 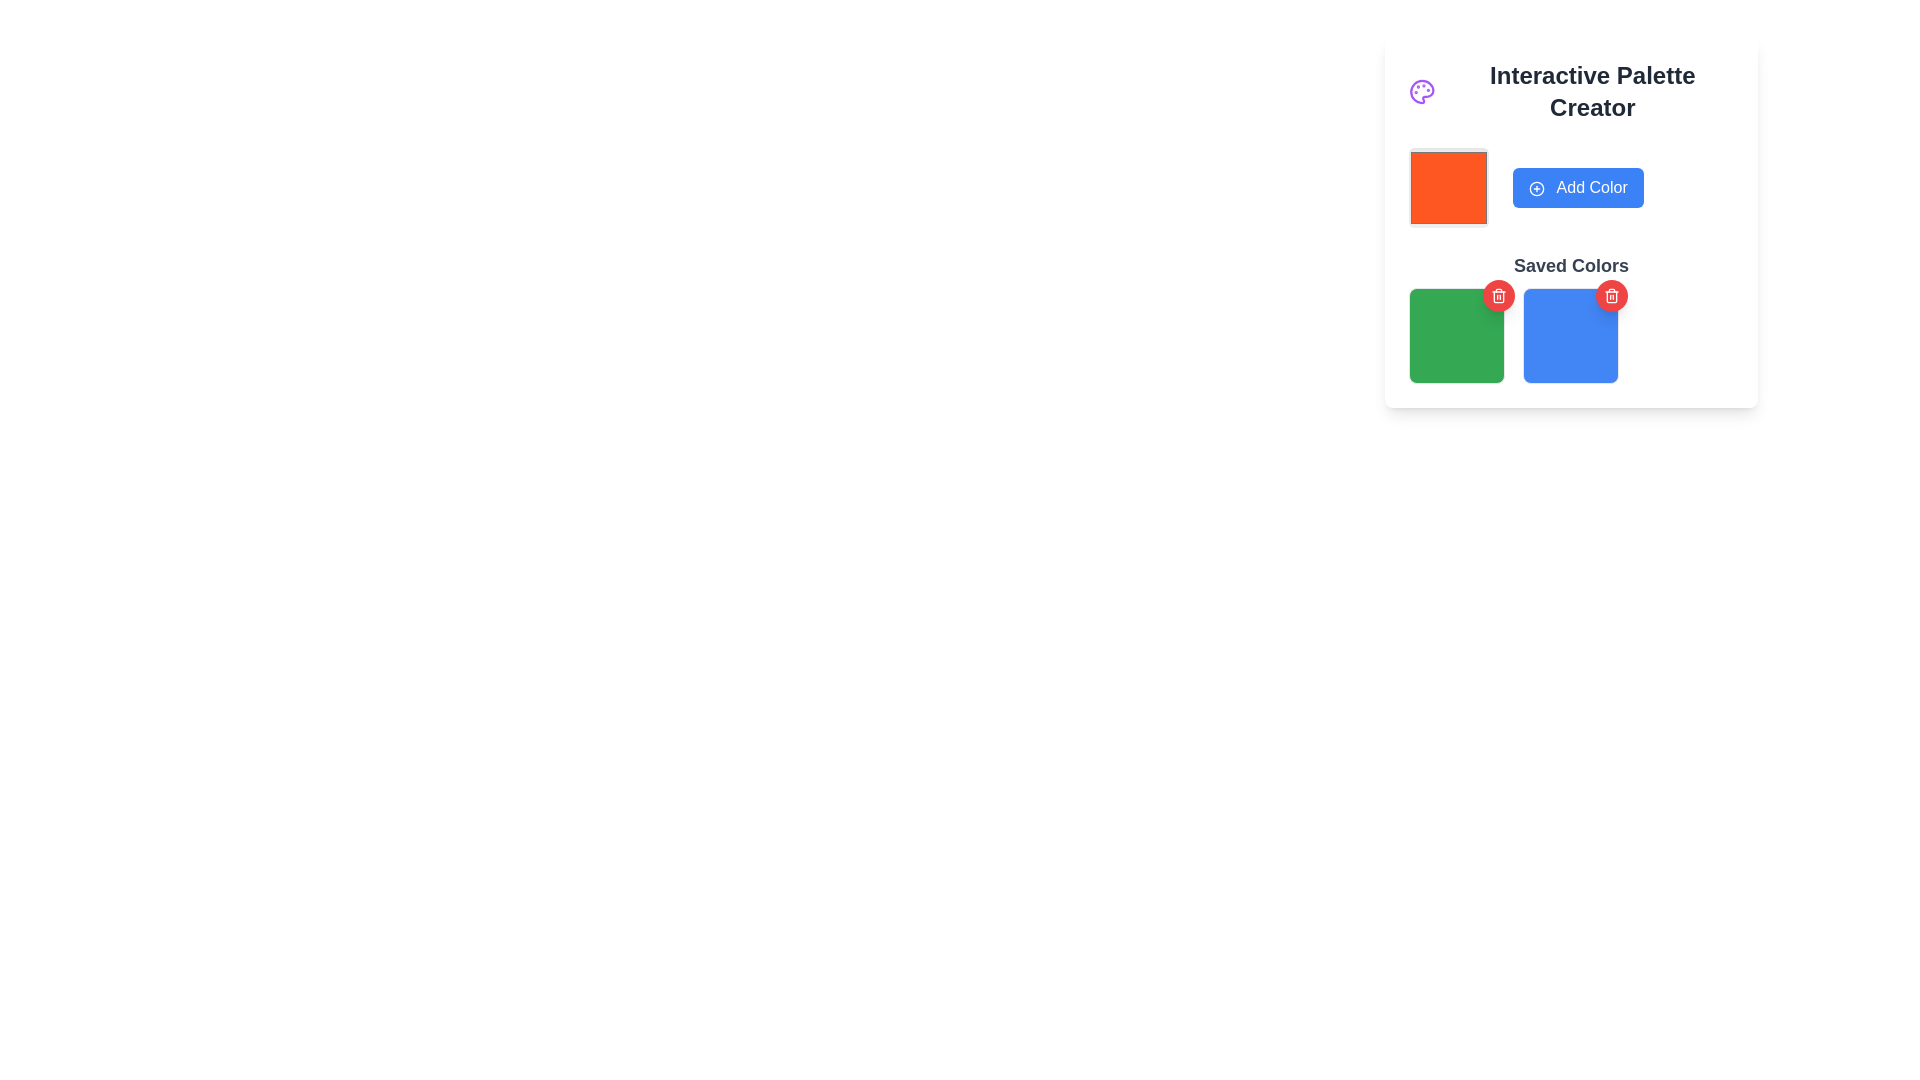 What do you see at coordinates (1570, 316) in the screenshot?
I see `the color block element in the 'Interactive Palette Creator' interface, specifically the second grid item under 'Saved Colors'` at bounding box center [1570, 316].